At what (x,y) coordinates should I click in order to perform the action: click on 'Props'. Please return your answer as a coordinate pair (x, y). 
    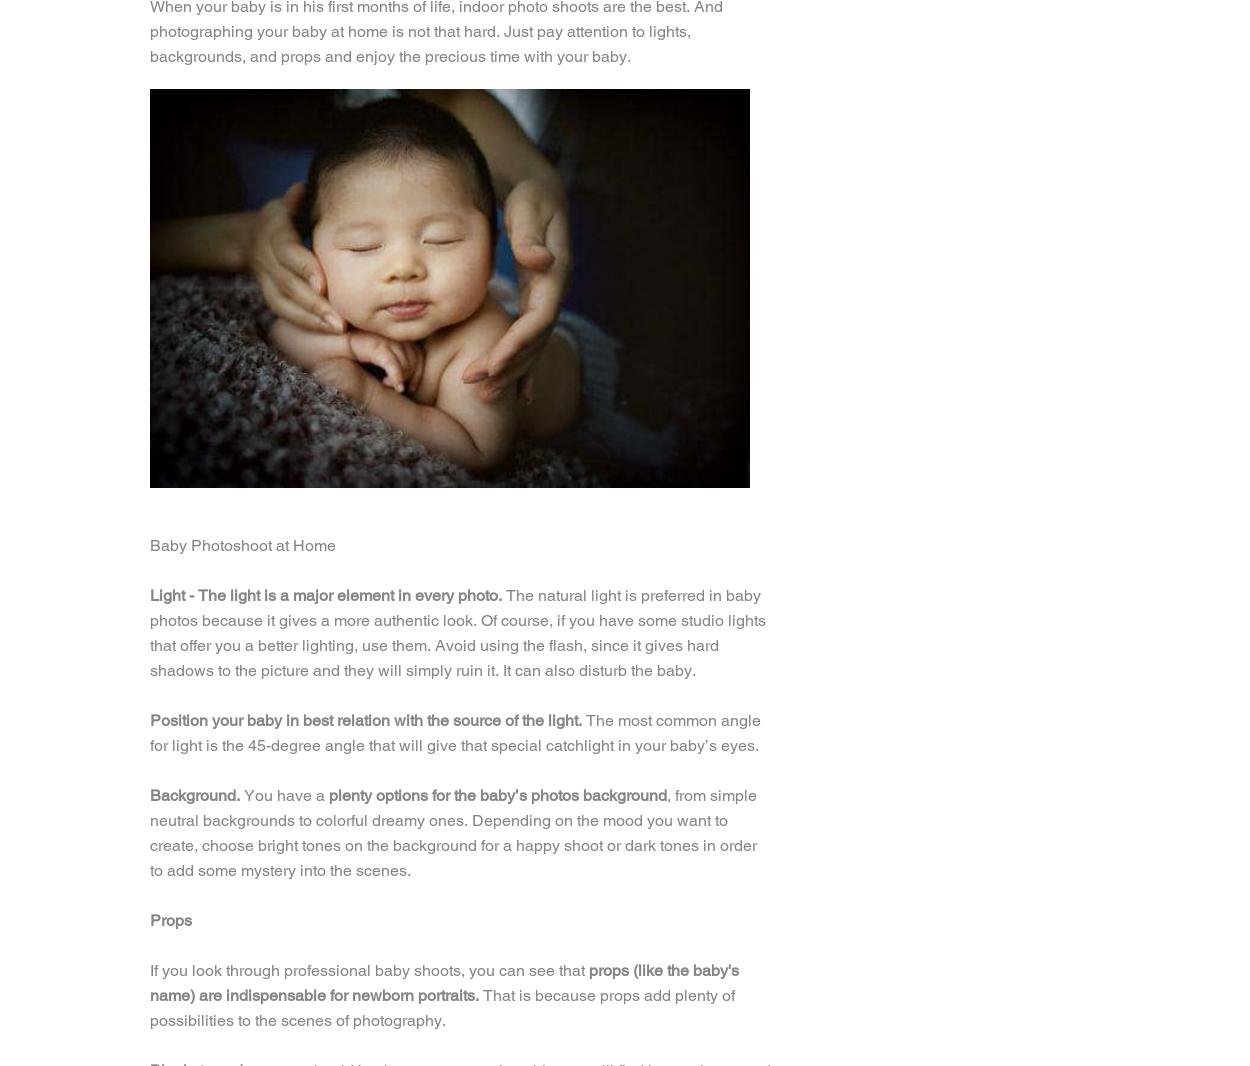
    Looking at the image, I should click on (171, 920).